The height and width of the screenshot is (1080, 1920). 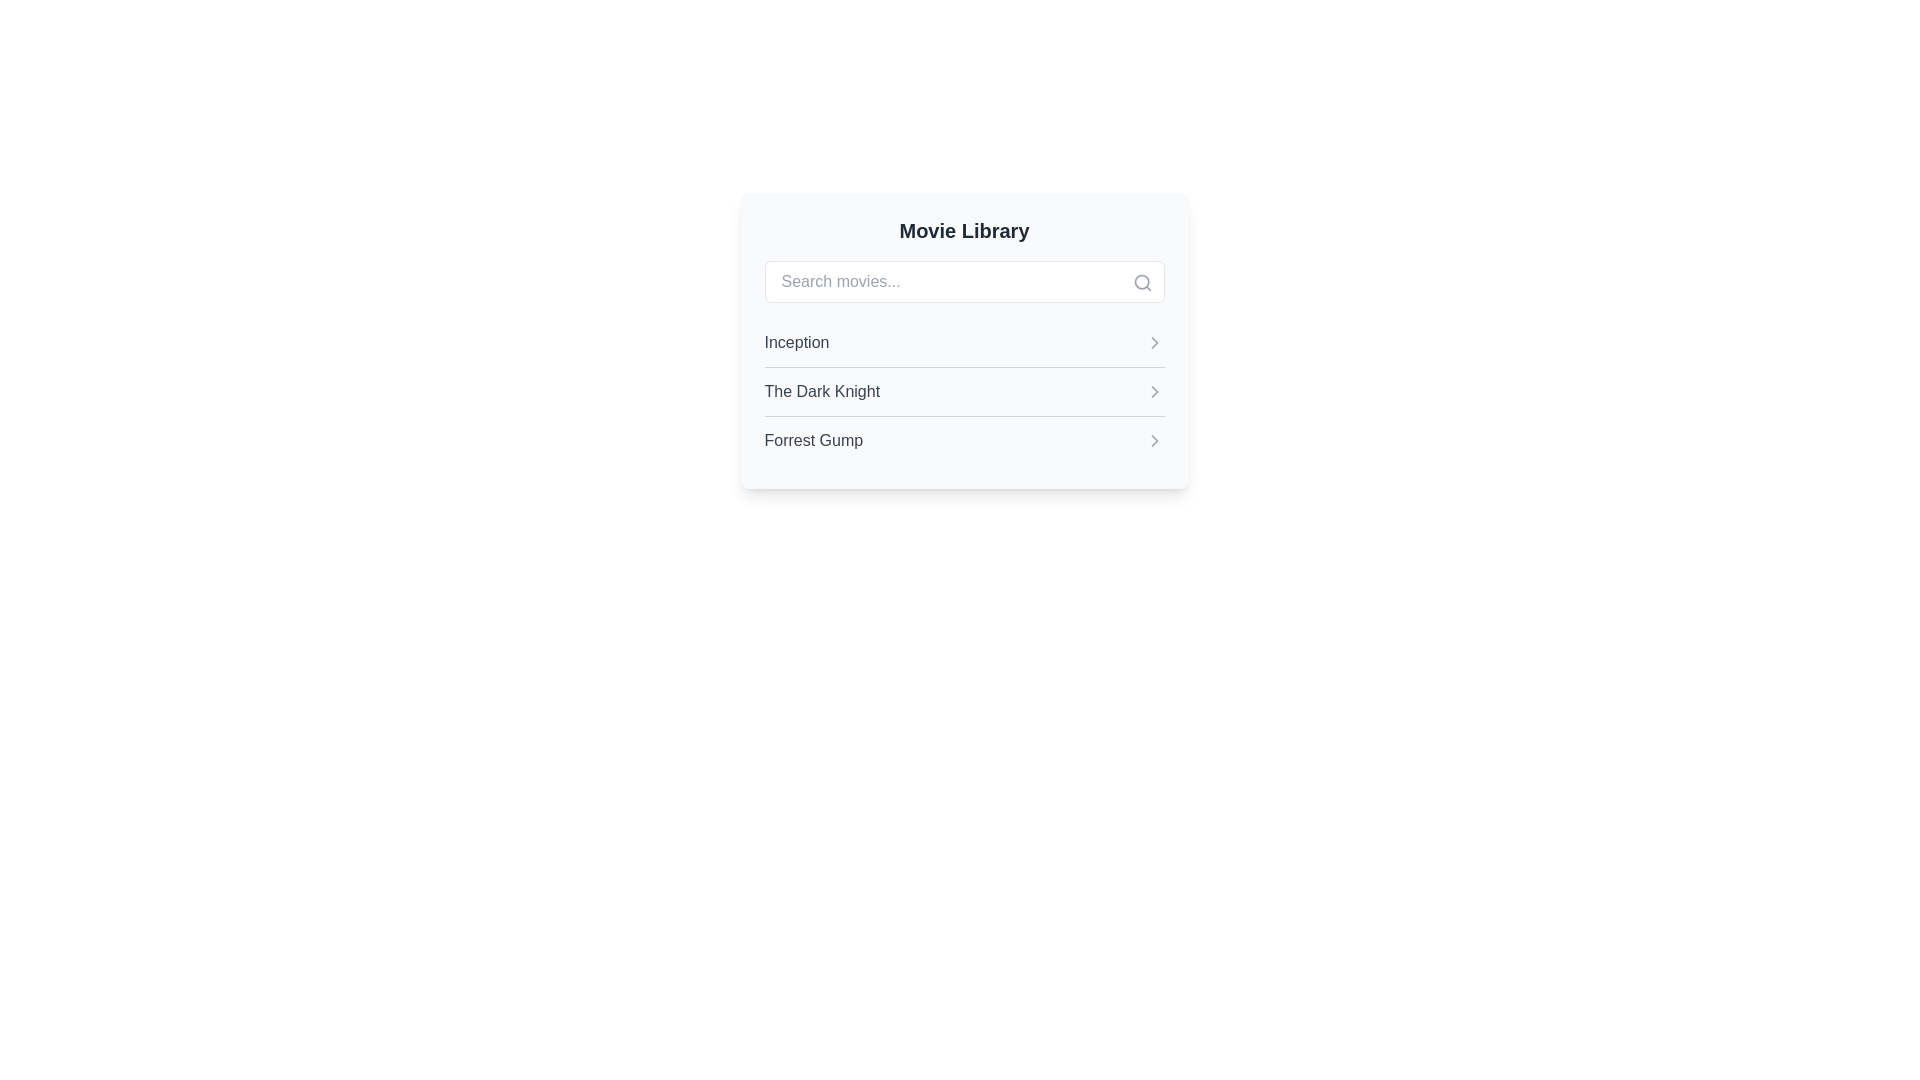 What do you see at coordinates (1154, 439) in the screenshot?
I see `the rightward-pointing chevron icon, which is located to the far right of the row labeled 'Forrest Gump'` at bounding box center [1154, 439].